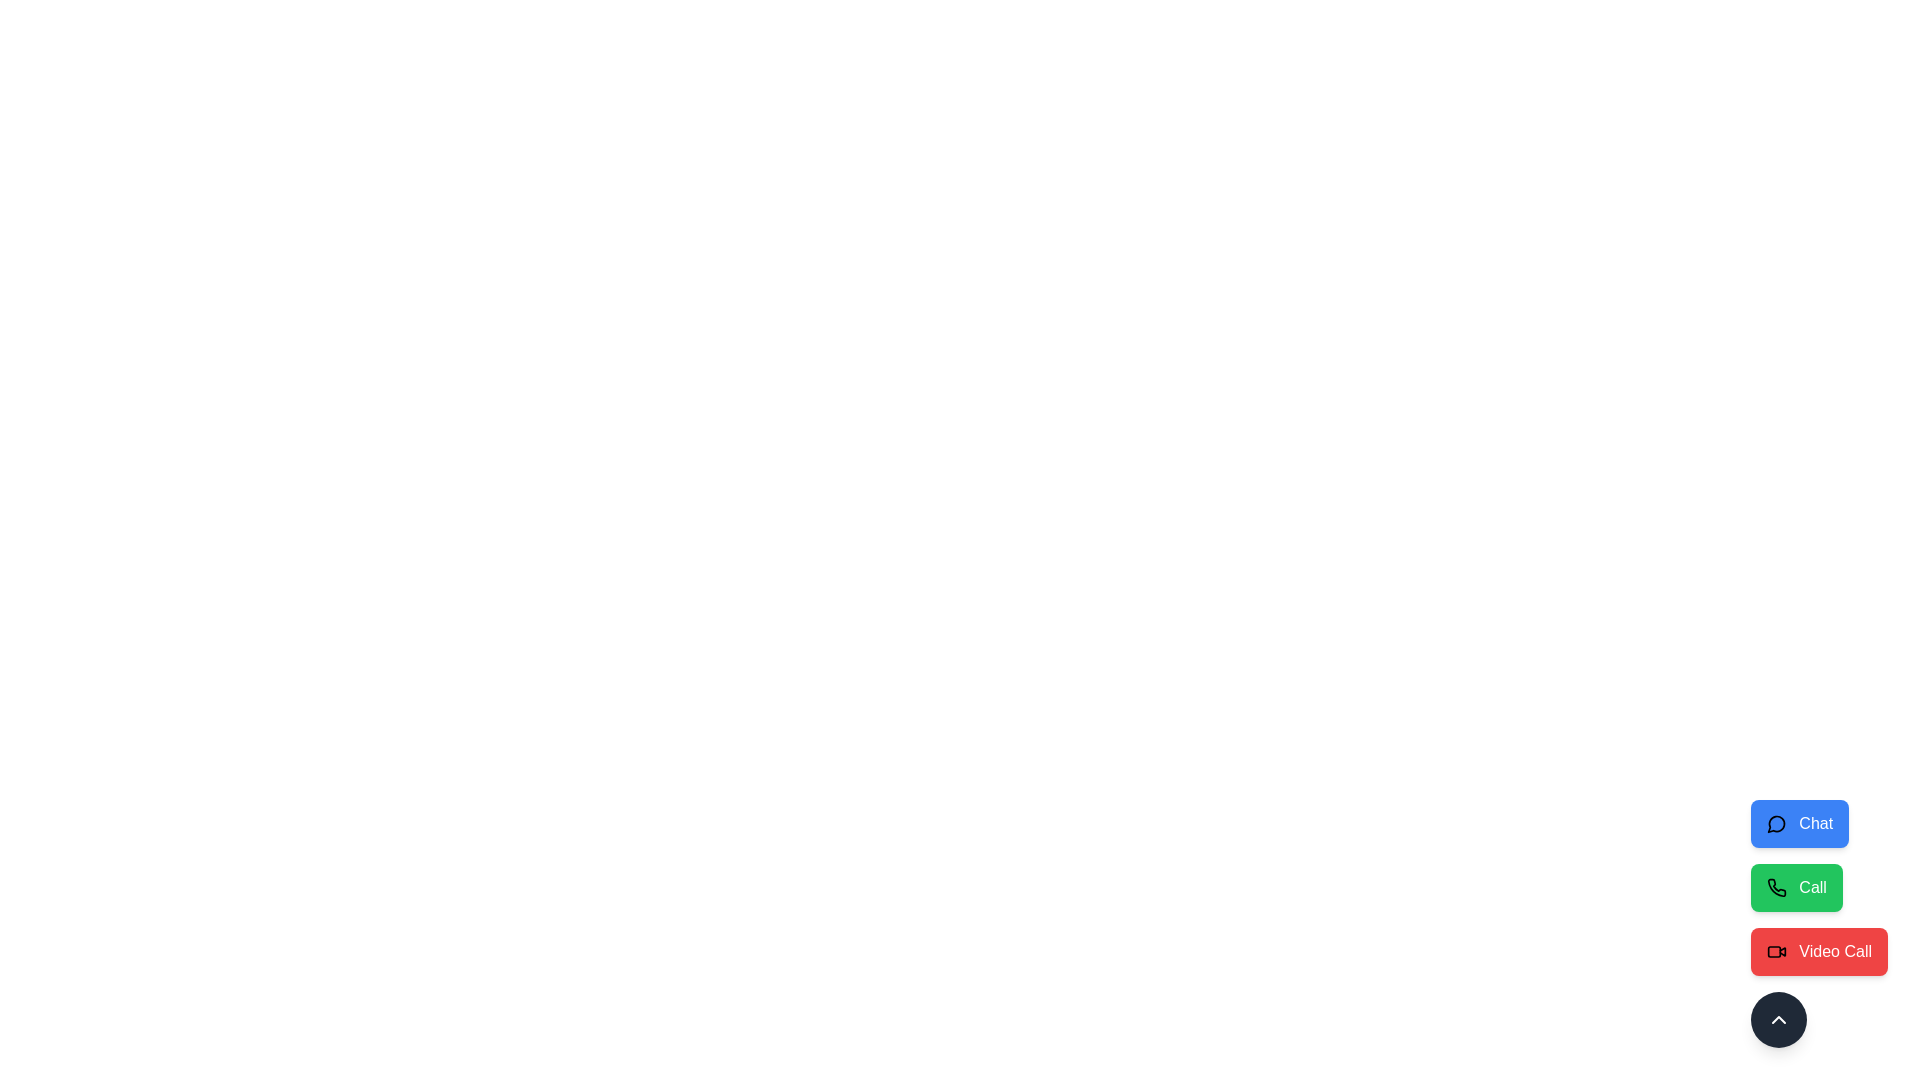 The width and height of the screenshot is (1920, 1080). What do you see at coordinates (1800, 824) in the screenshot?
I see `the 'Chat' button to initiate a chat` at bounding box center [1800, 824].